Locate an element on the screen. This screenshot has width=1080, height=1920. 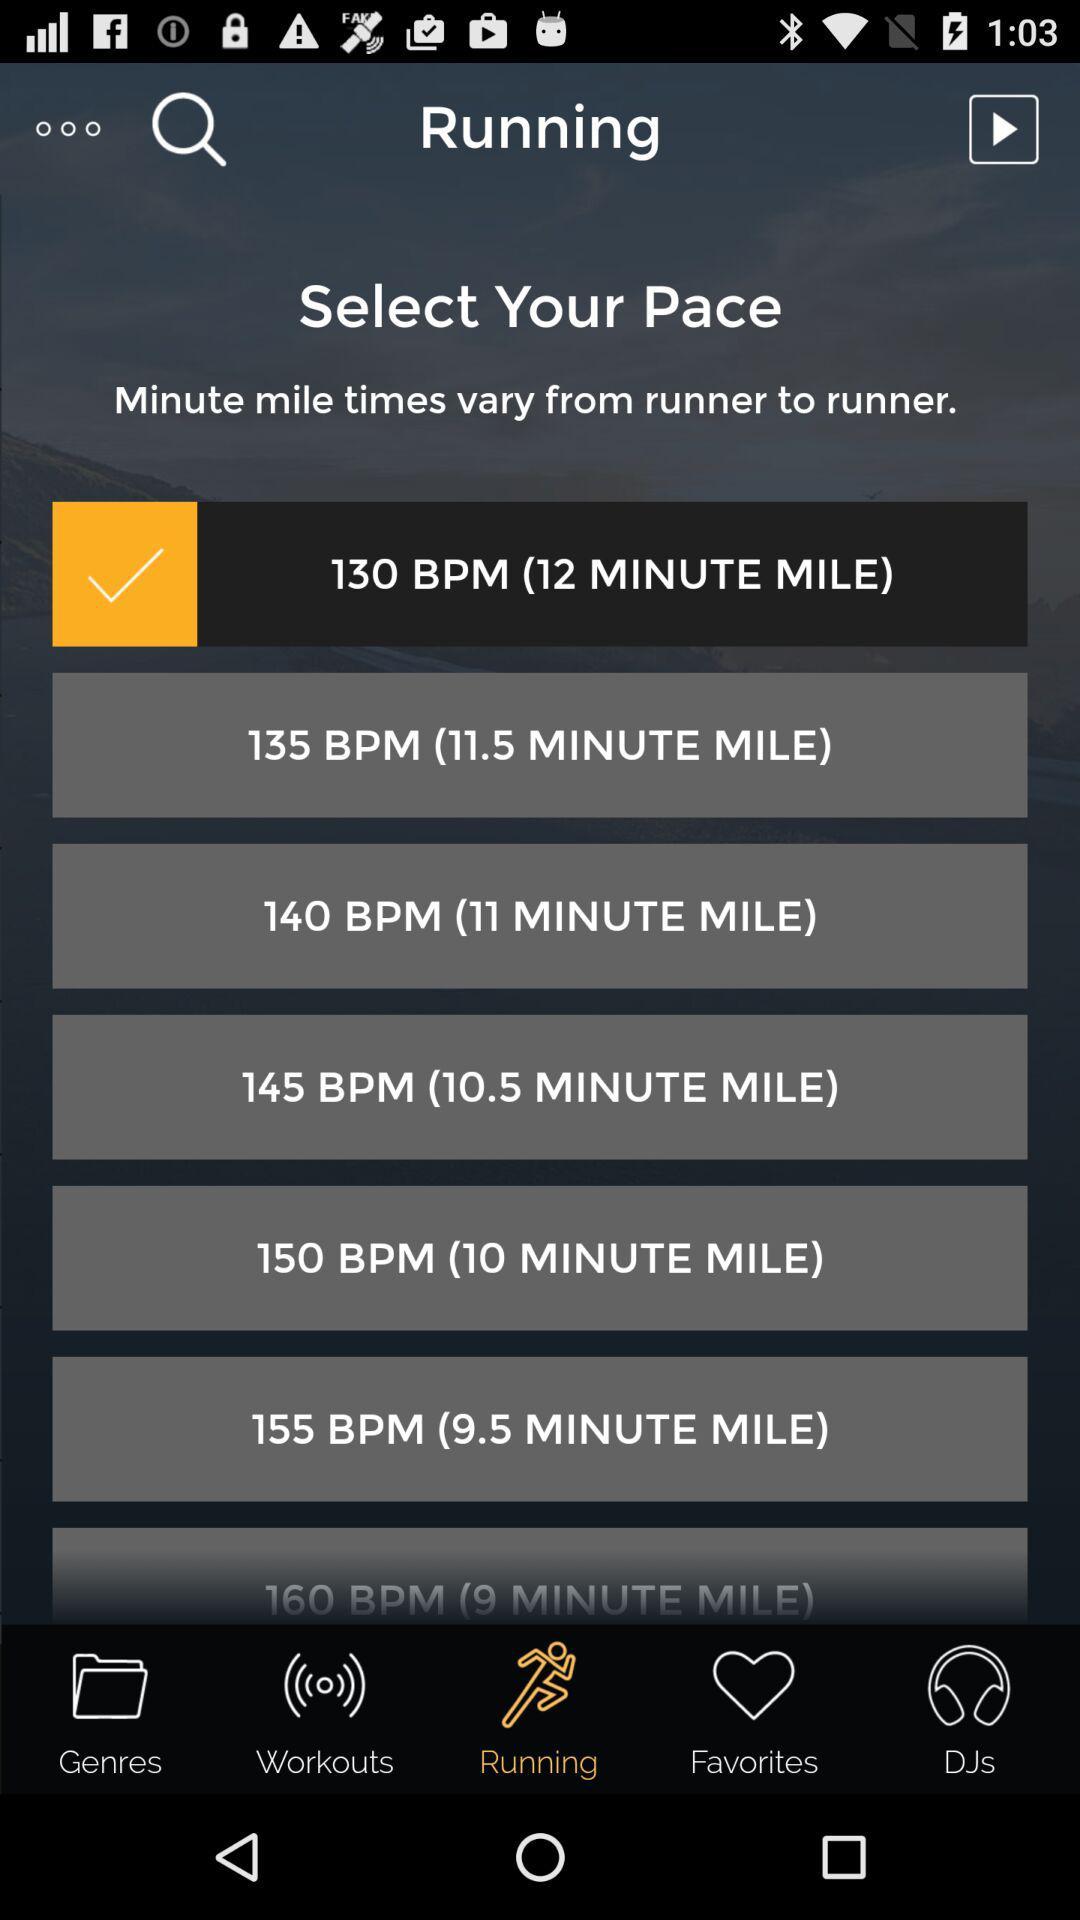
the item below minute mile times is located at coordinates (124, 573).